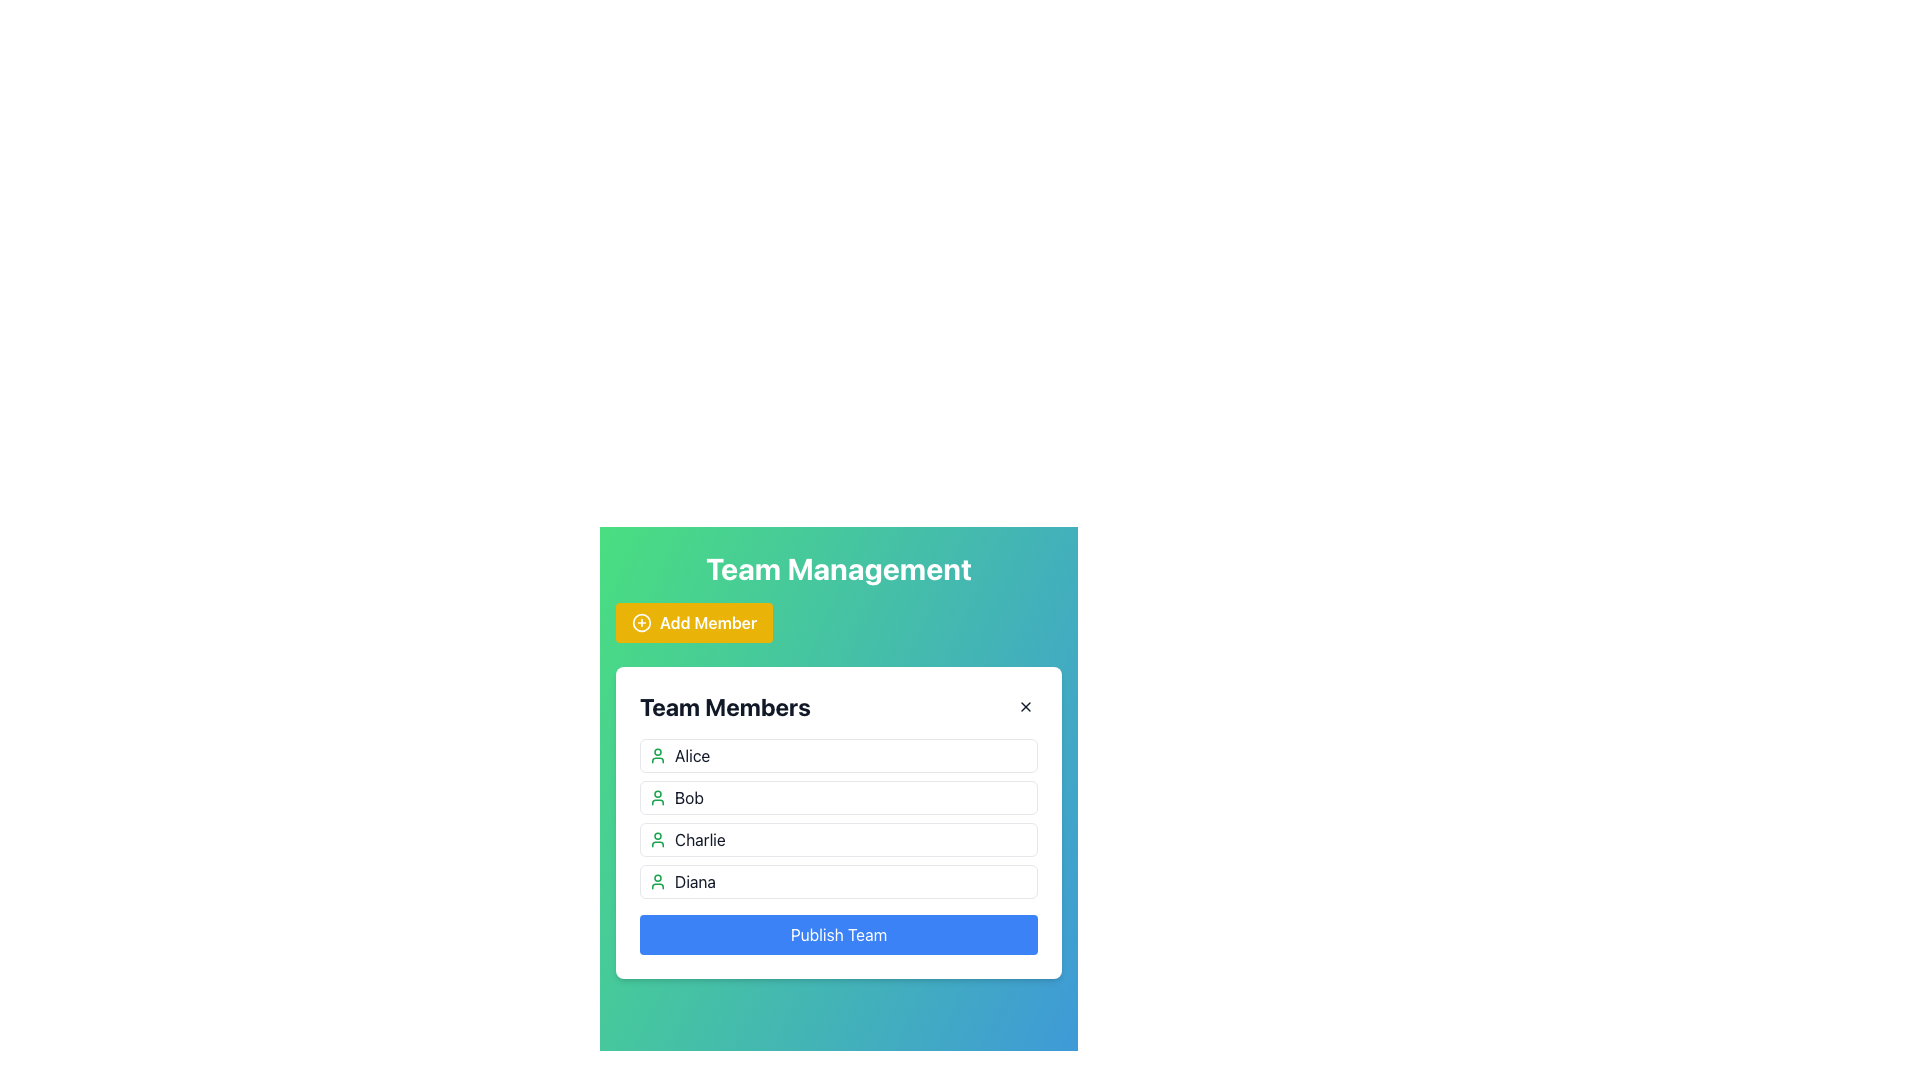 This screenshot has height=1080, width=1920. I want to click on the Decorative SVG element, which is a circular shape with no fill and a prominent border, located in the 'Team Management' section next to the 'Add Member' label, so click(642, 622).